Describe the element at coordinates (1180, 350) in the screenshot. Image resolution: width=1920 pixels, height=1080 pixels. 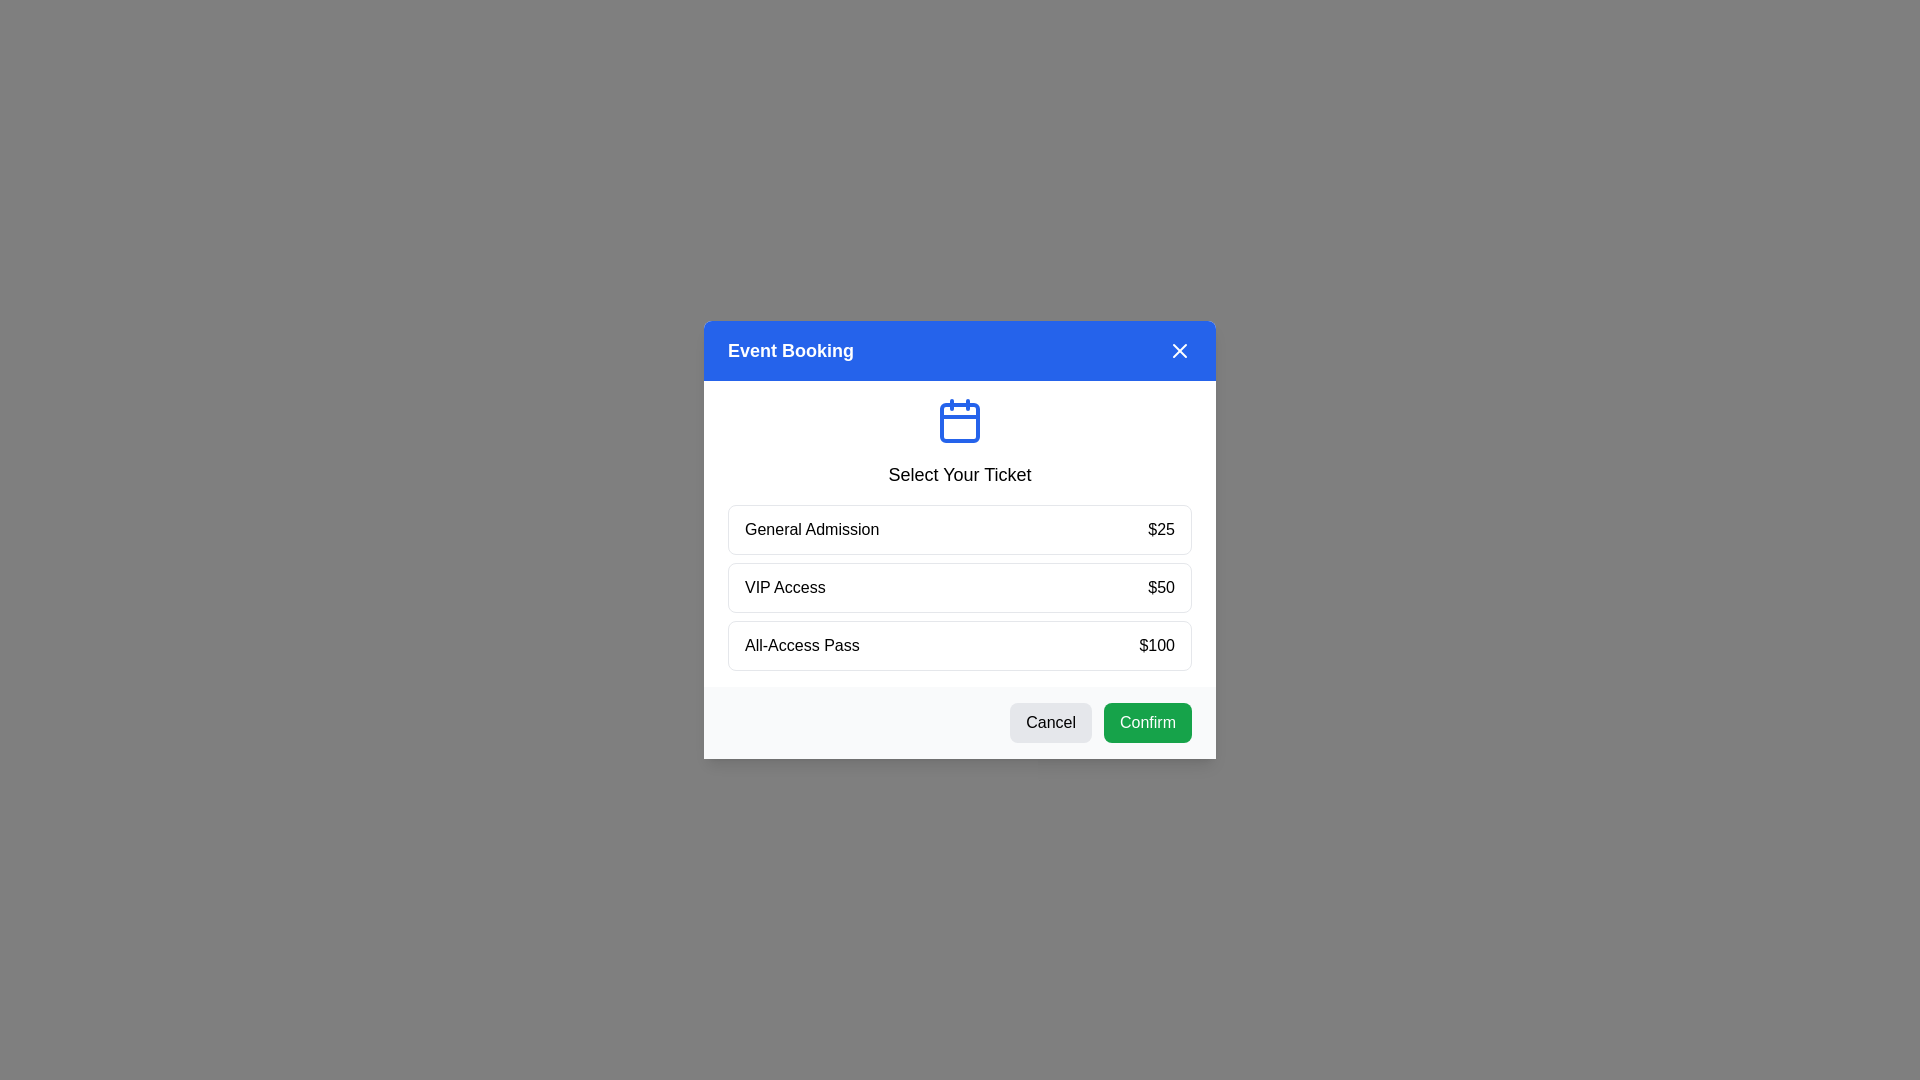
I see `the 'close' or 'X' icon located at the top-right corner of the modal's blue header section, next to 'Event Booking'` at that location.